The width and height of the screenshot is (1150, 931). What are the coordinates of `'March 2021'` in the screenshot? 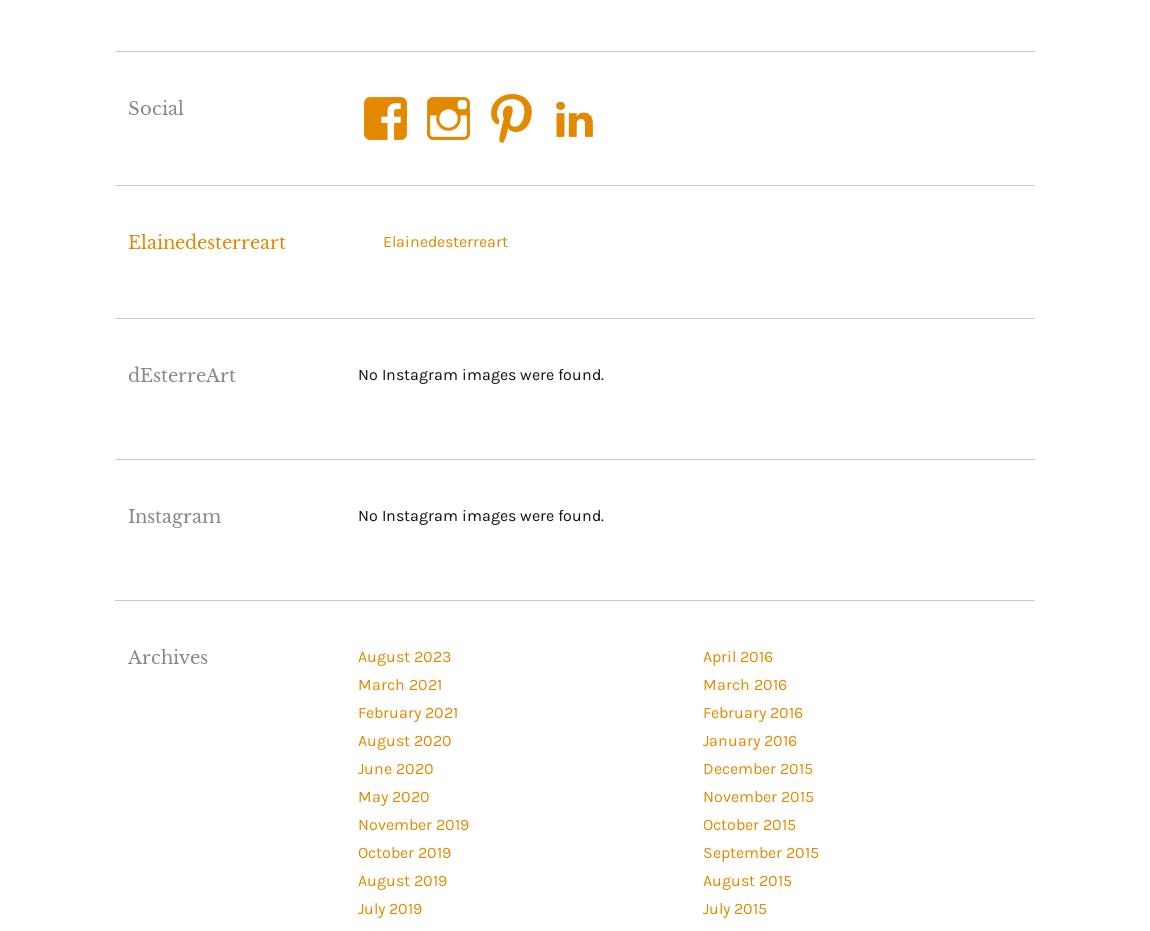 It's located at (399, 682).